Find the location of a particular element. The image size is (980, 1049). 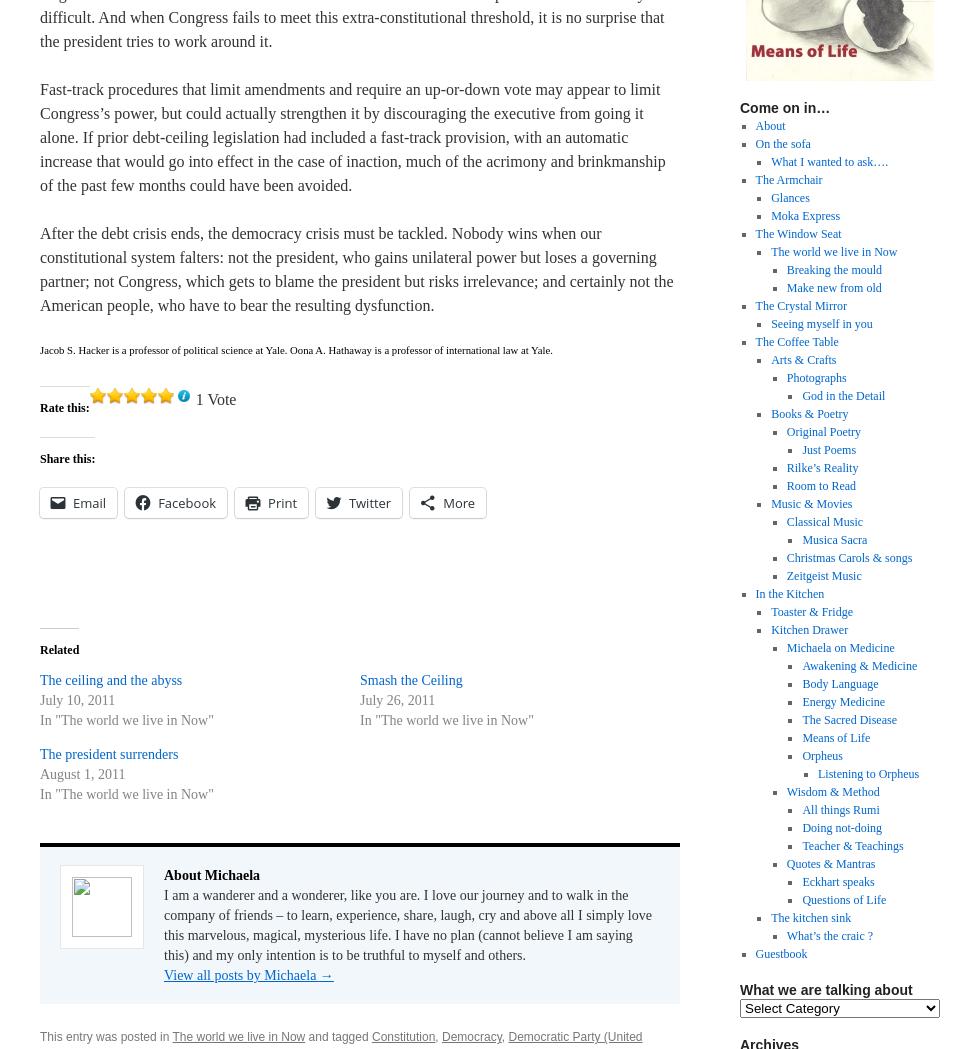

'More' is located at coordinates (459, 501).